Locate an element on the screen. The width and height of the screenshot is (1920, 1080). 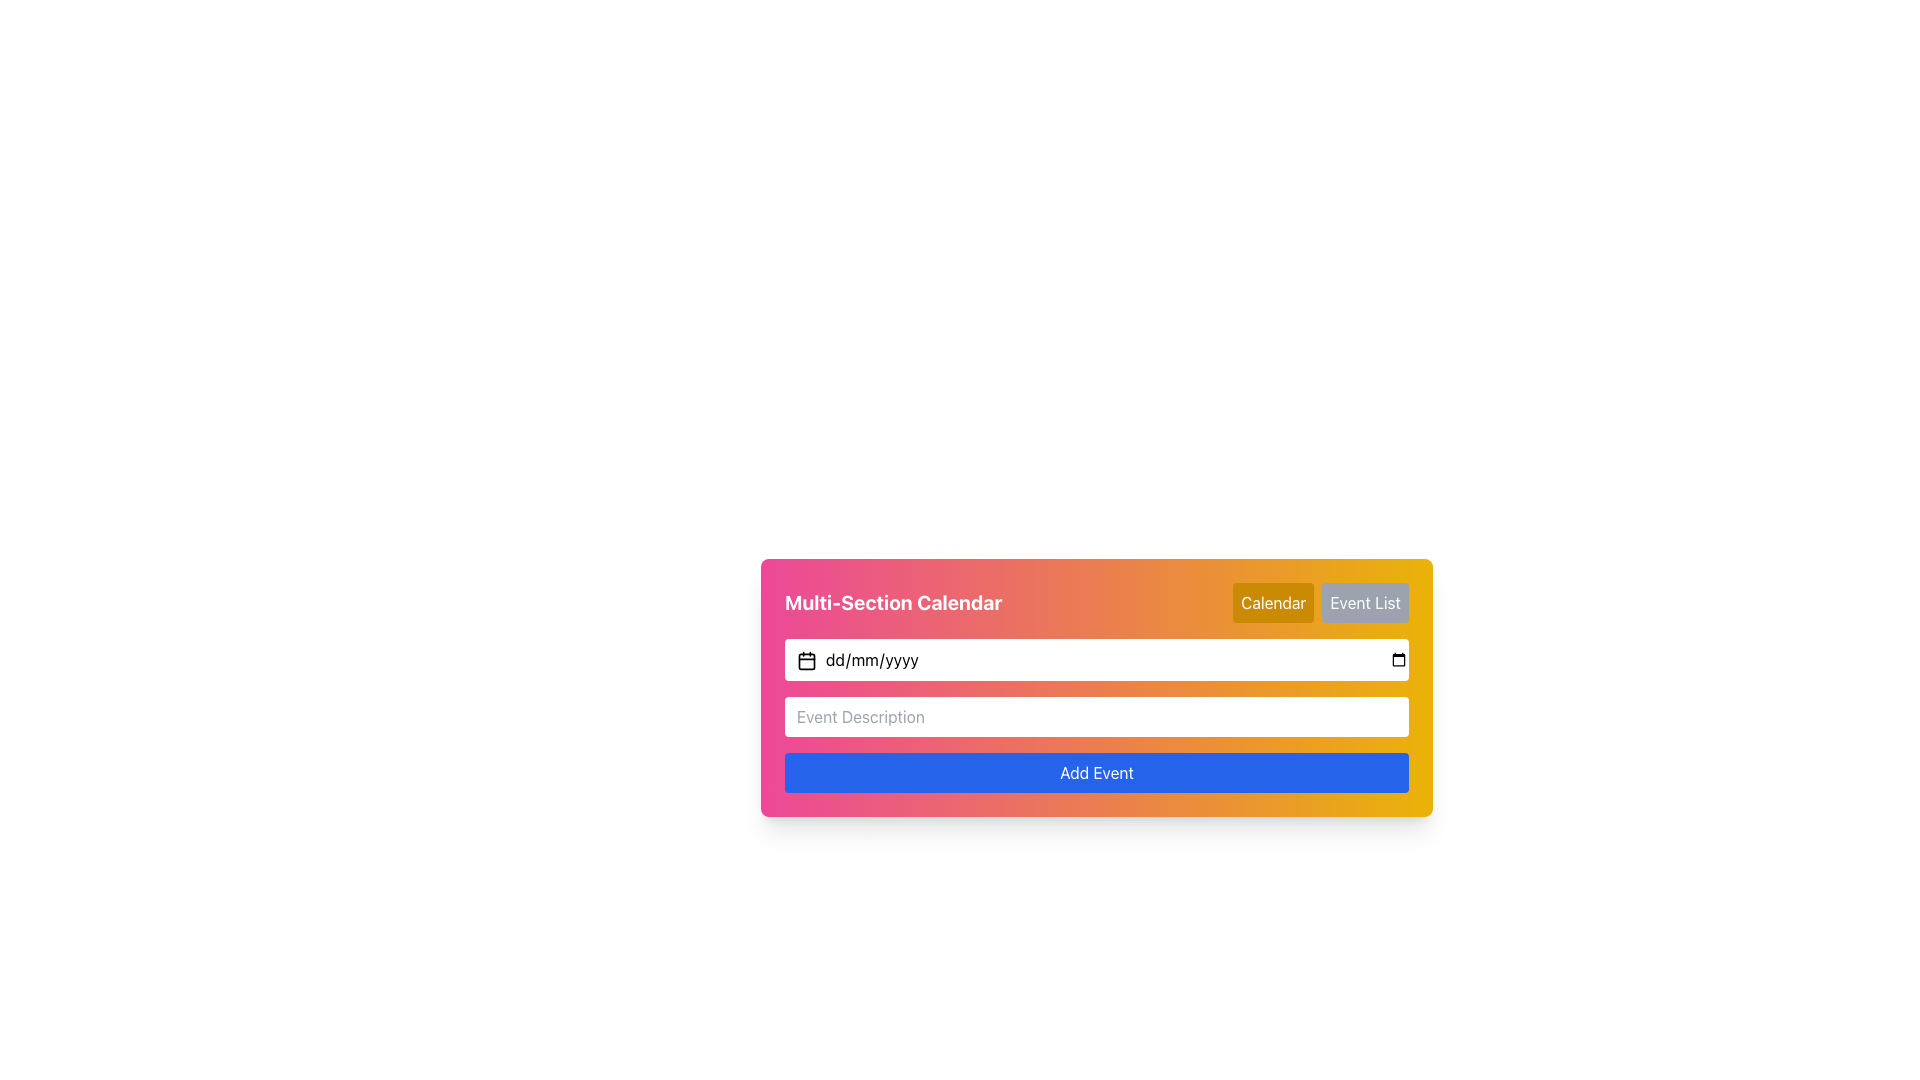
the 'Event List' tab, which is the right tab in the tab set styled with a gray background is located at coordinates (1320, 601).